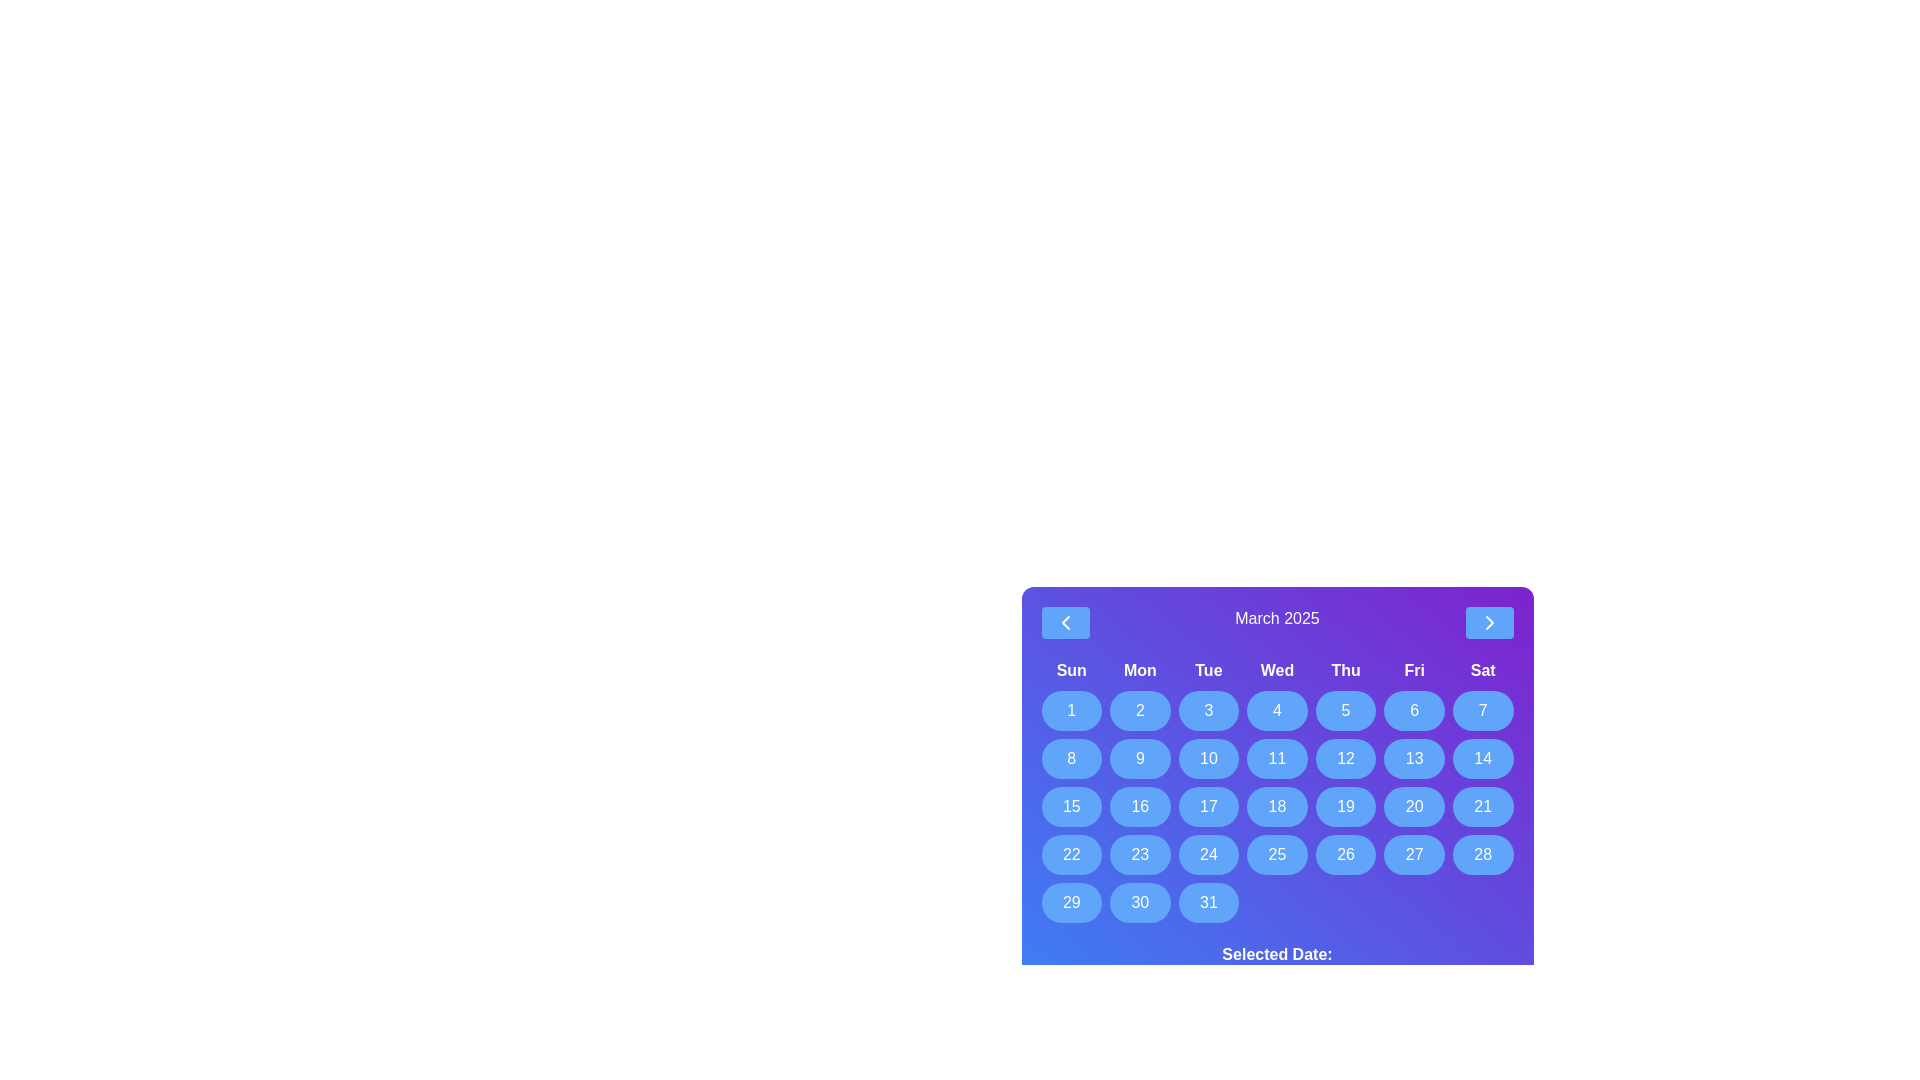 The image size is (1920, 1080). What do you see at coordinates (1346, 709) in the screenshot?
I see `the circular blue button displaying the number '5' located in the calendar grid under the 'Thu' column to observe the visual change` at bounding box center [1346, 709].